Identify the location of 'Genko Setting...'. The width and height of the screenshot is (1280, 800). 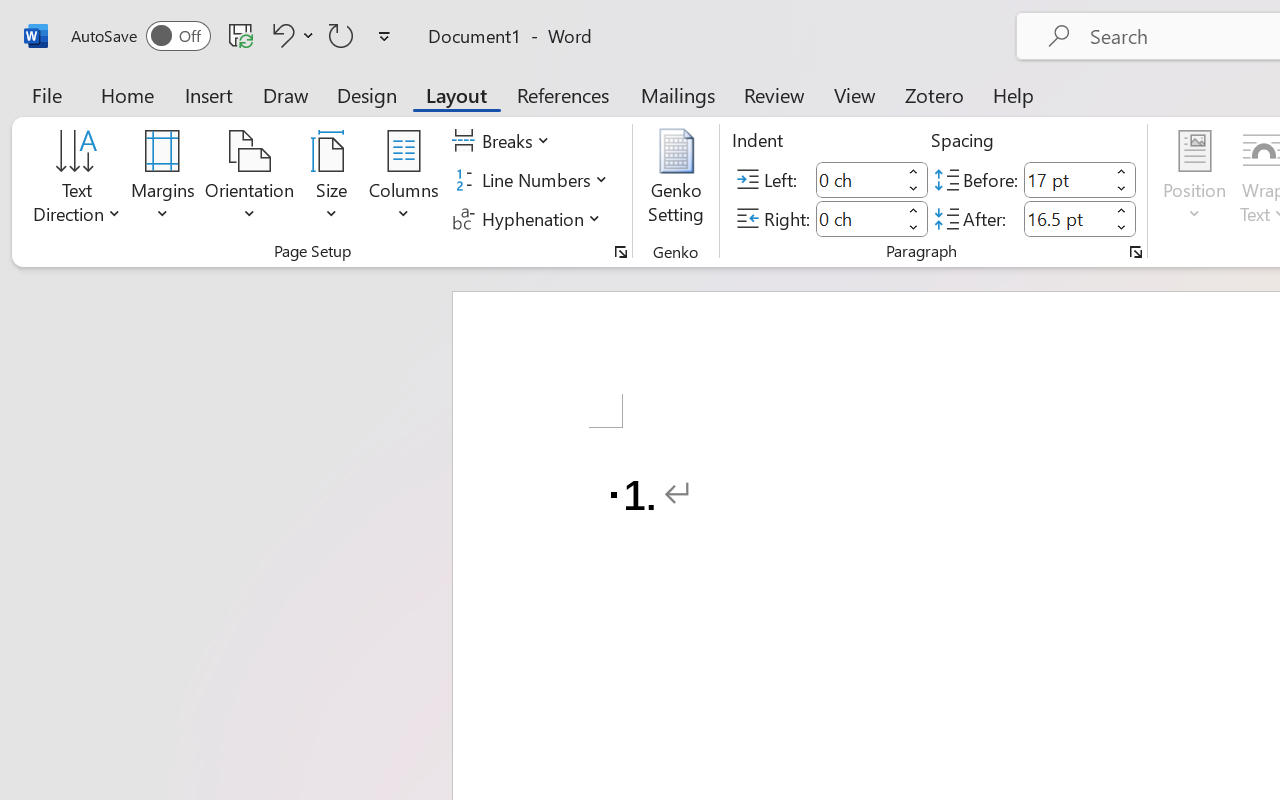
(676, 179).